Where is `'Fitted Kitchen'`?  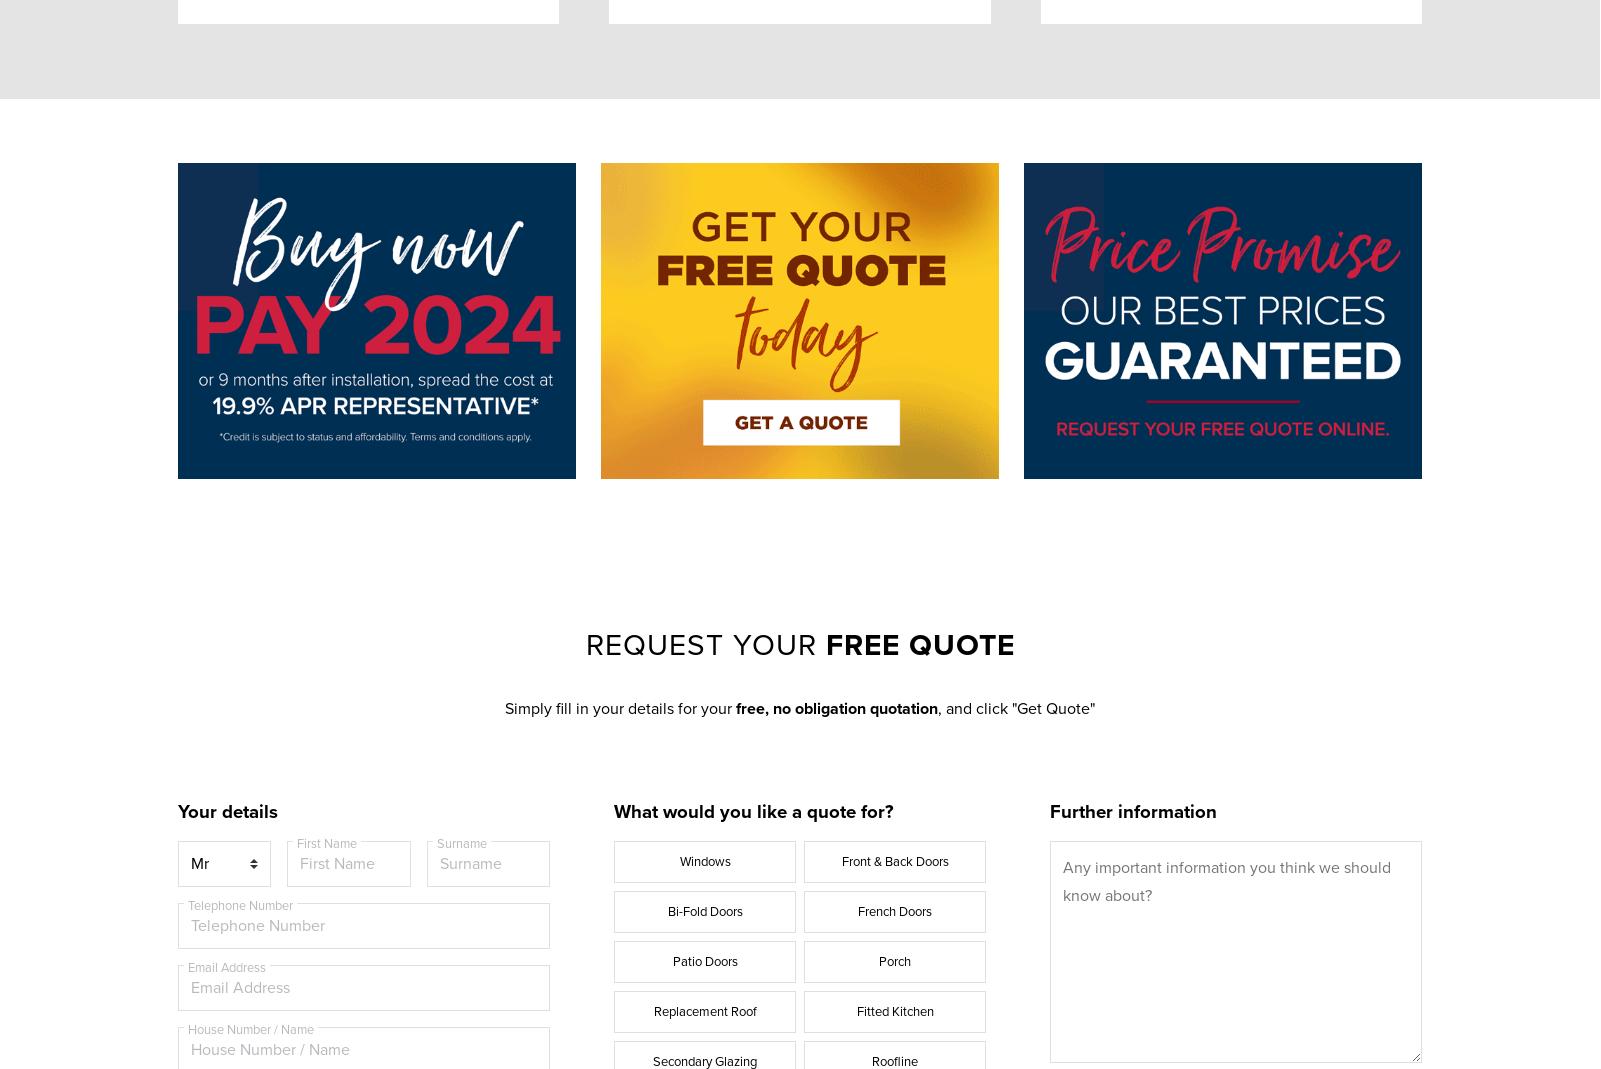
'Fitted Kitchen' is located at coordinates (894, 1010).